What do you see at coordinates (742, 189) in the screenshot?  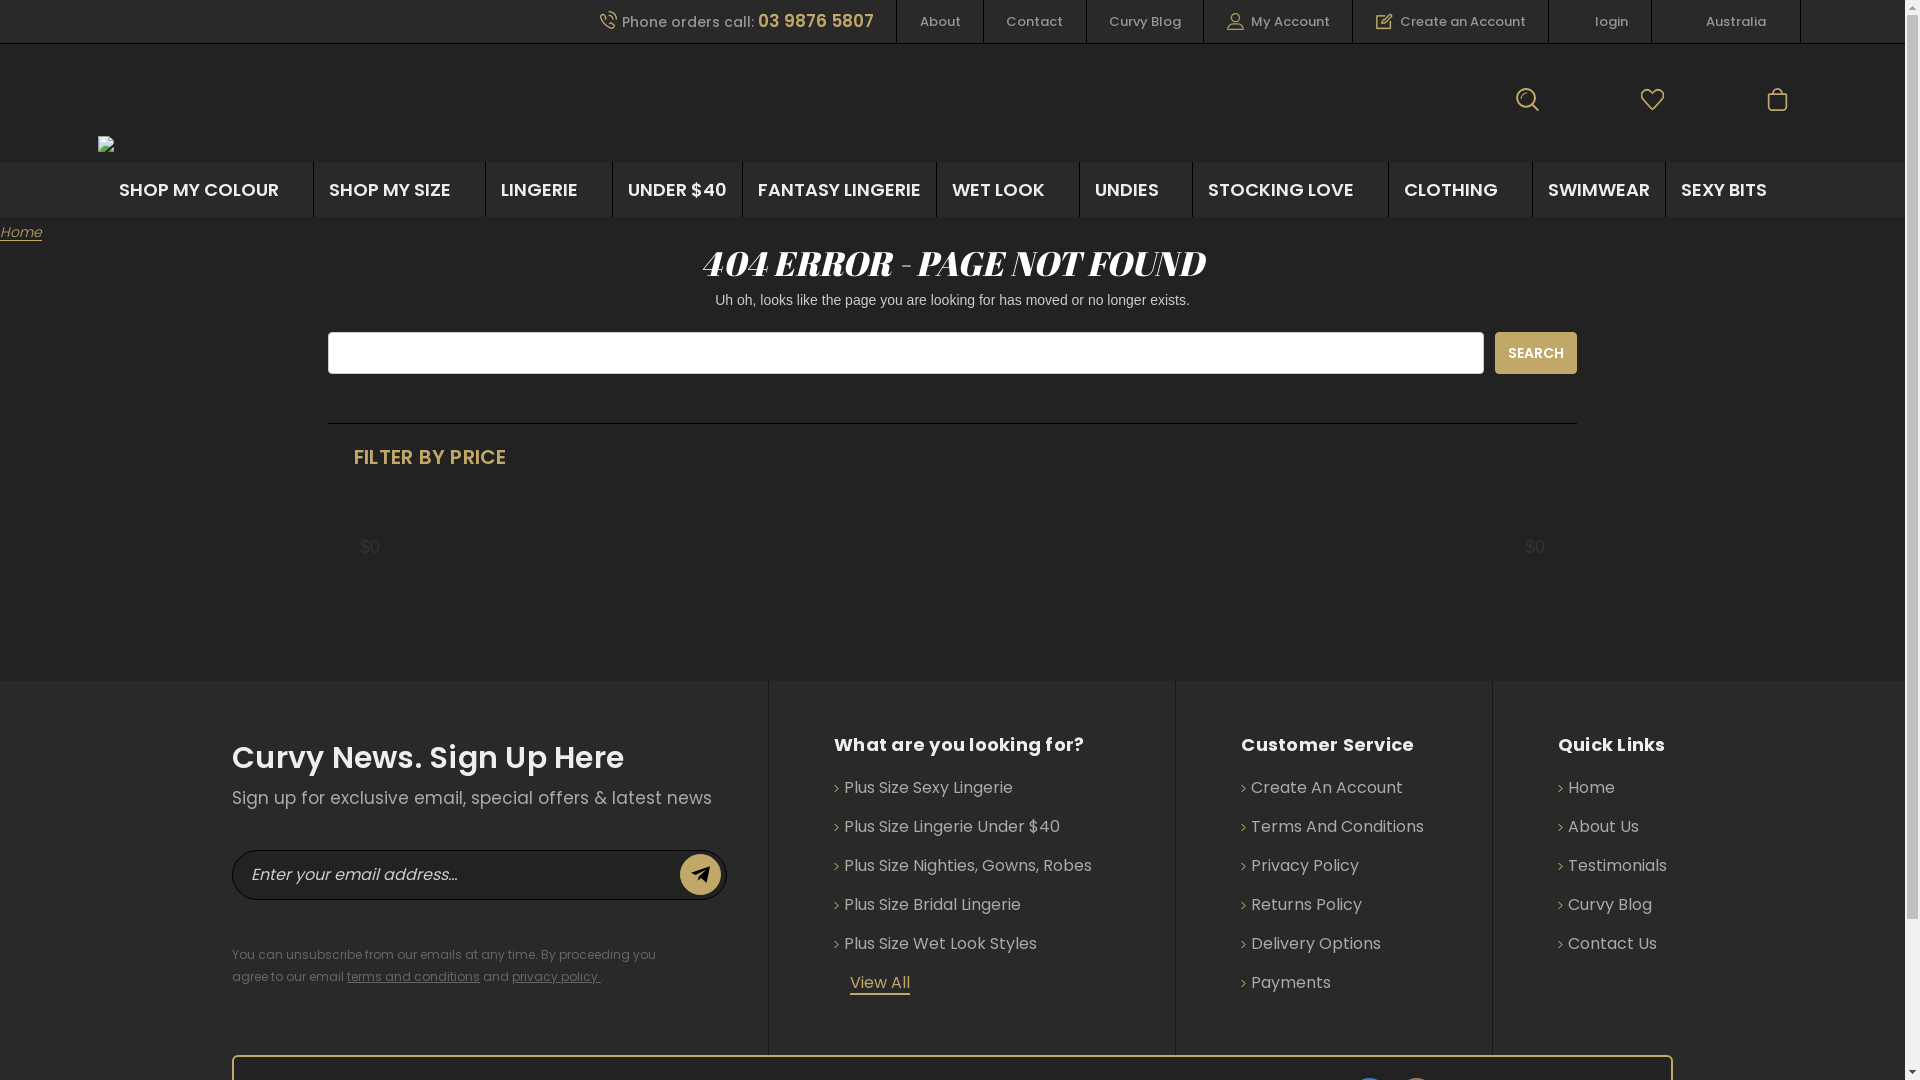 I see `'FANTASY LINGERIE'` at bounding box center [742, 189].